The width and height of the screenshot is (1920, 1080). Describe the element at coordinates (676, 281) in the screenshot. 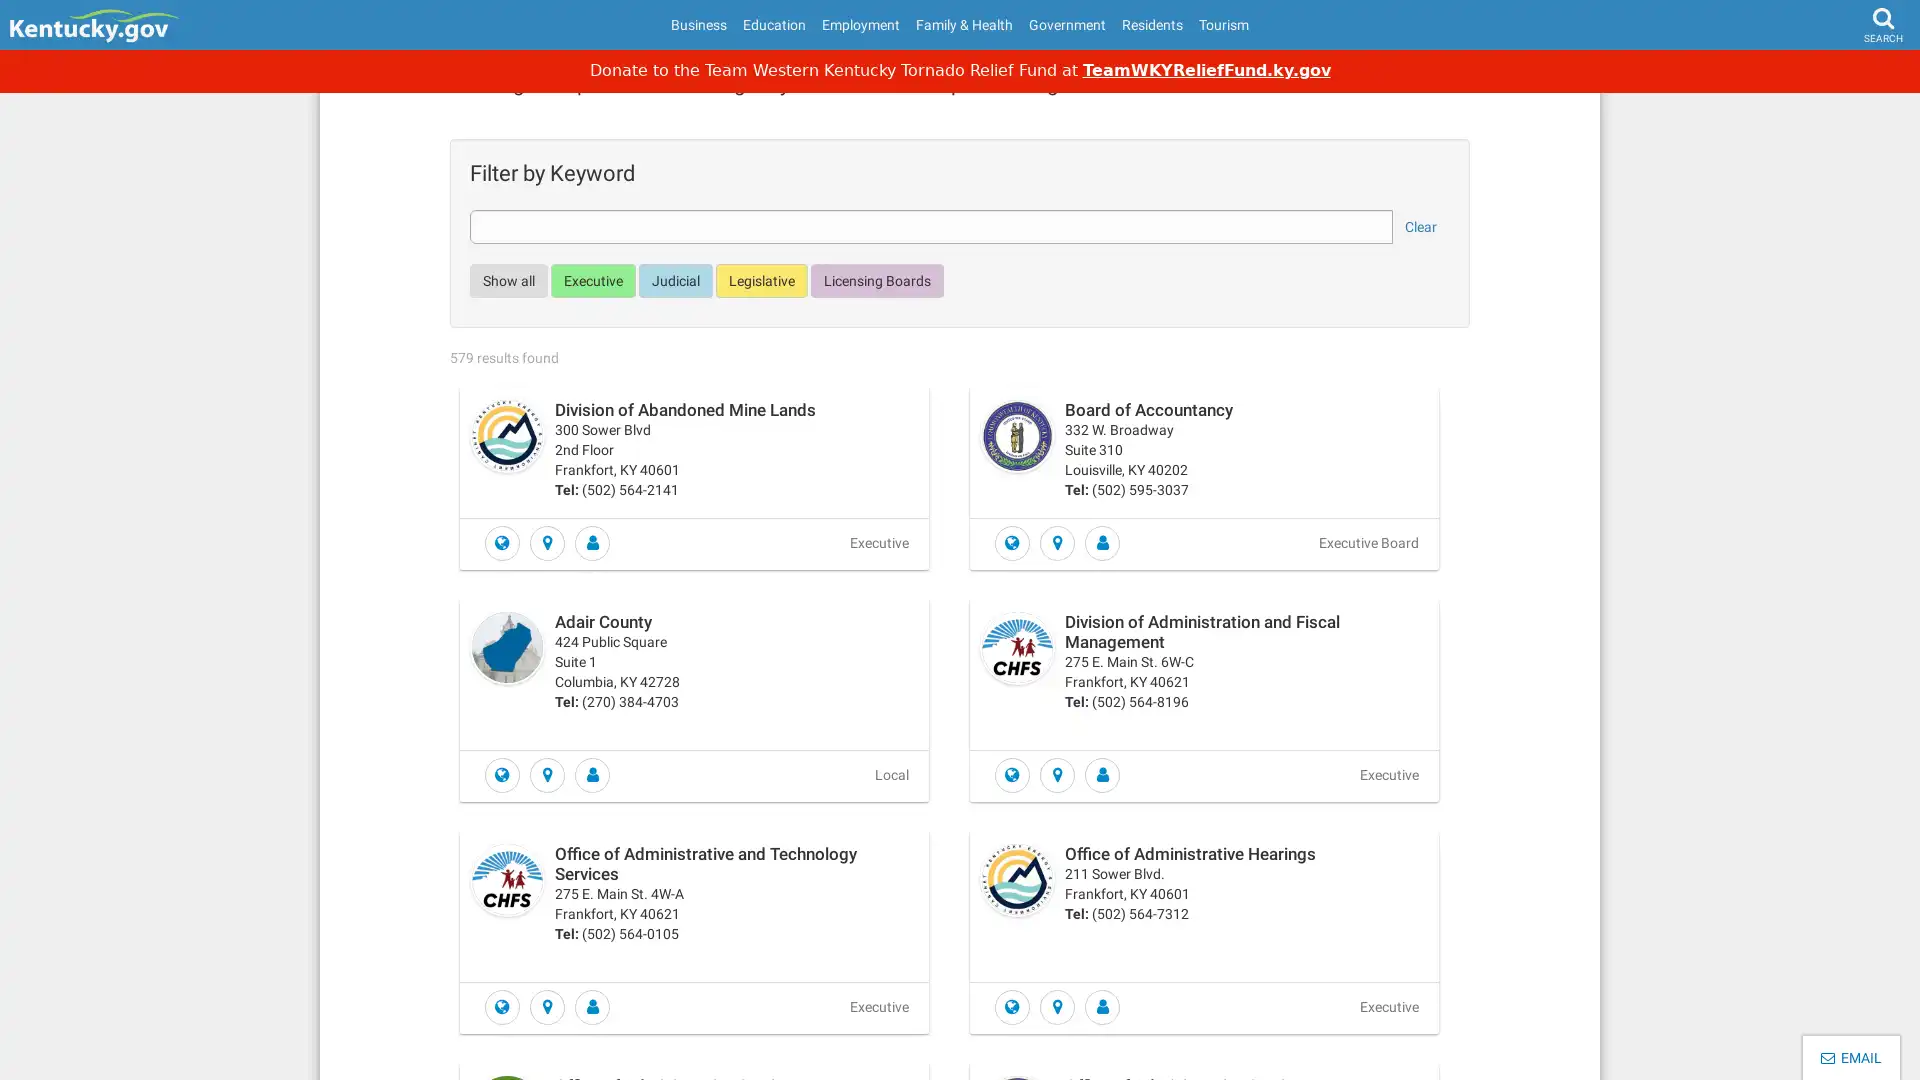

I see `Judicial` at that location.